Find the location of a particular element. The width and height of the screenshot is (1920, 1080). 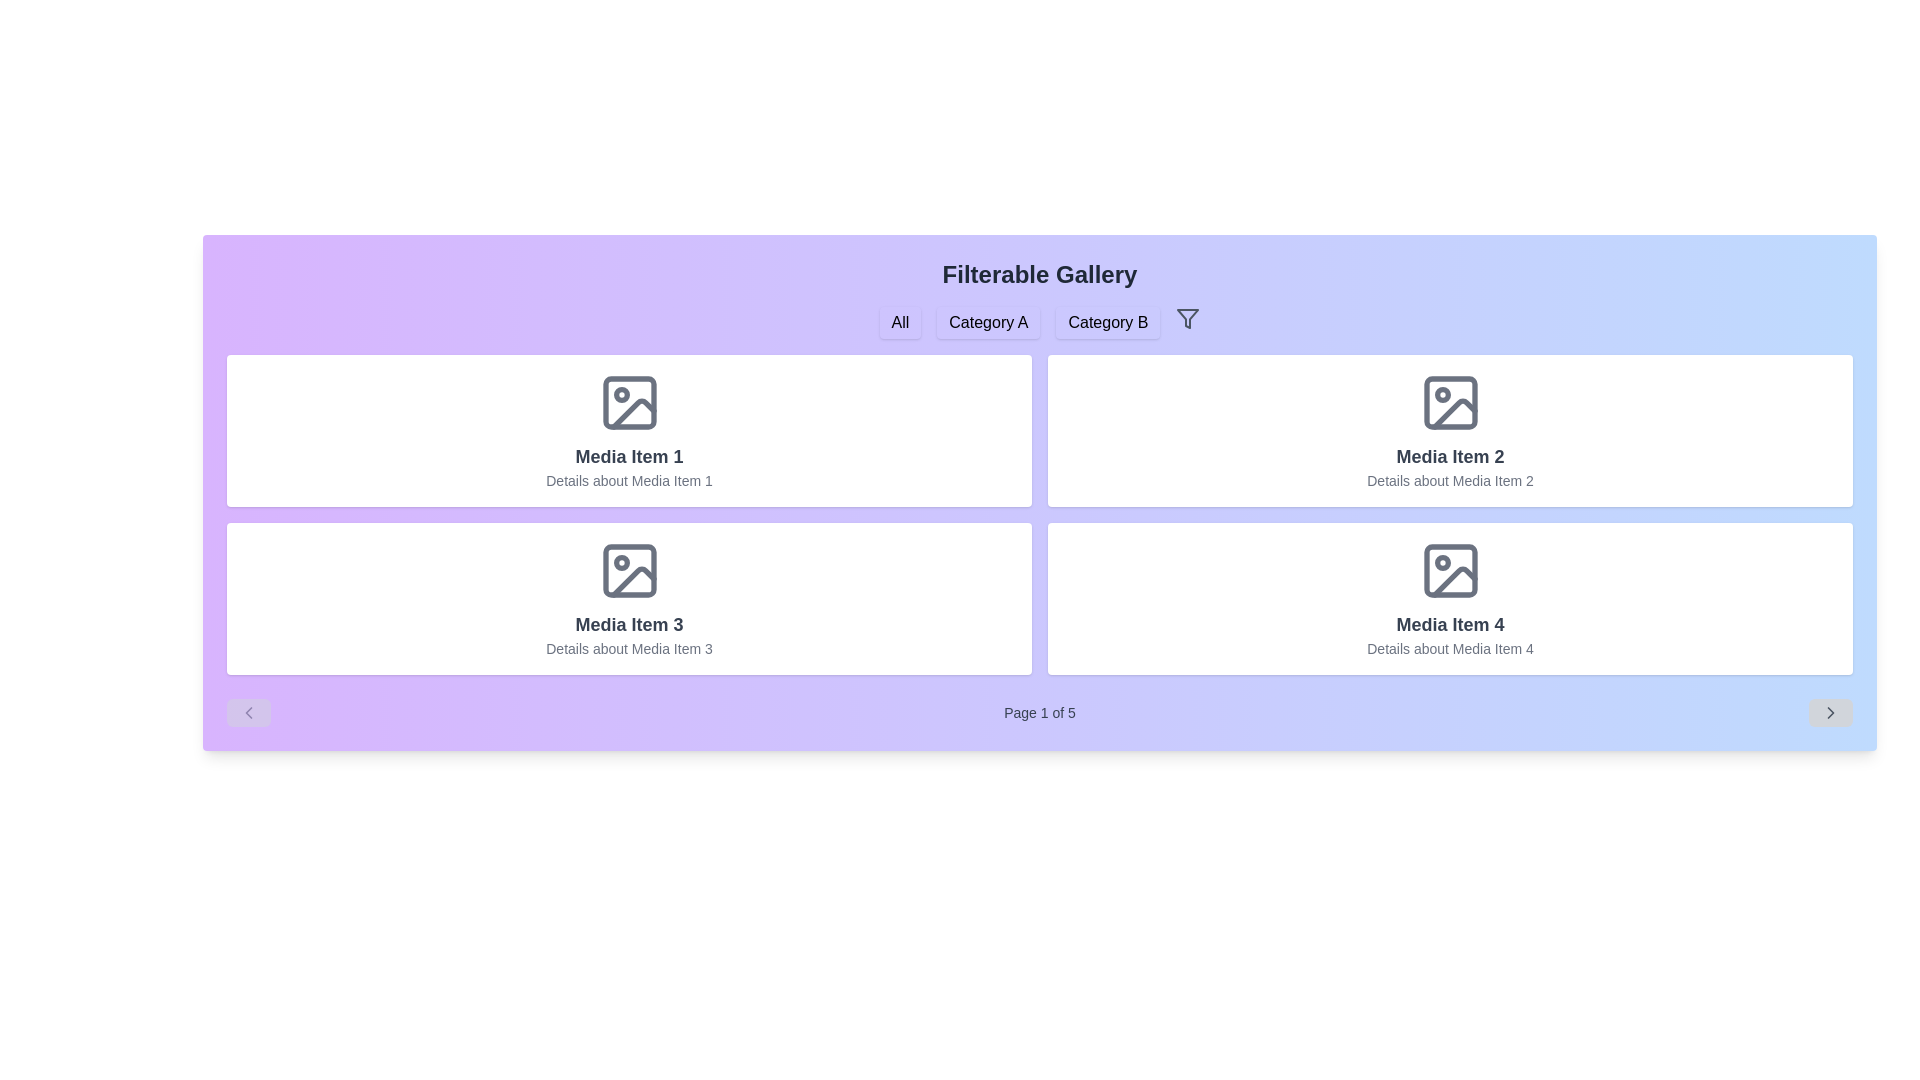

the text label displaying 'Media Item 3', which is styled with a bold and centered font in medium gray color, located in the third card of the second row of a two-row gallery layout is located at coordinates (628, 623).